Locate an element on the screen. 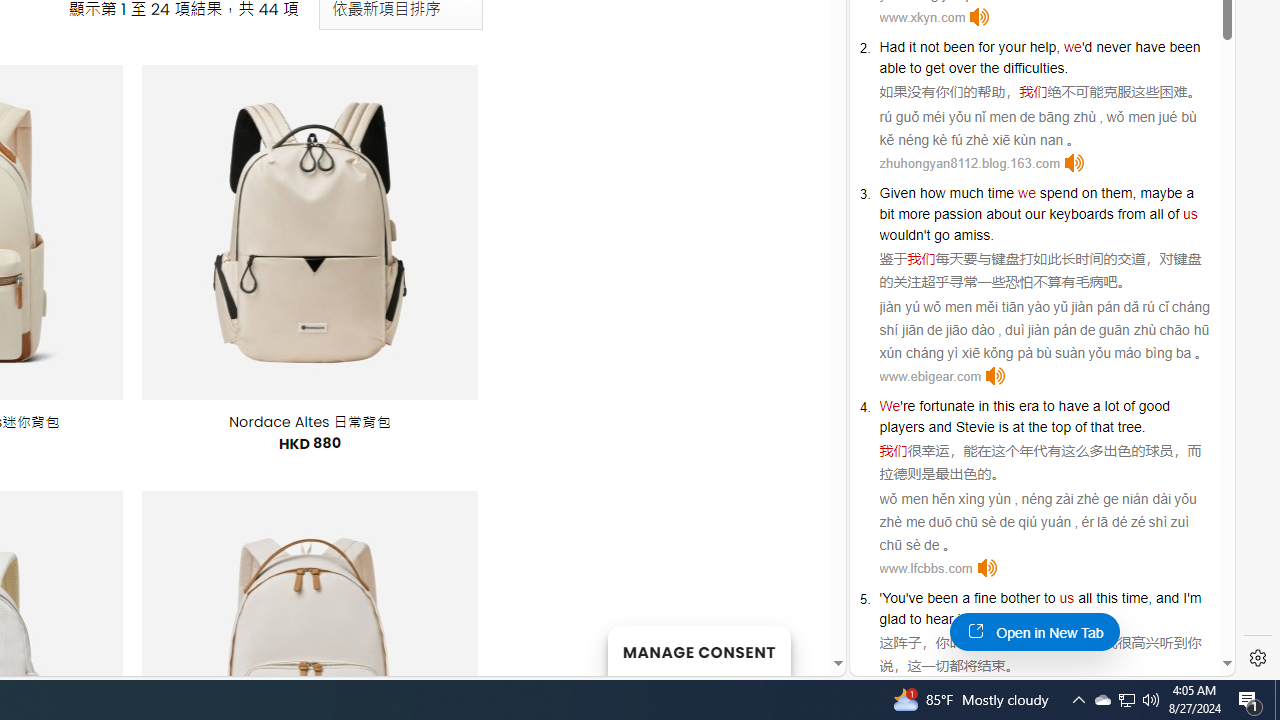  'players' is located at coordinates (901, 425).